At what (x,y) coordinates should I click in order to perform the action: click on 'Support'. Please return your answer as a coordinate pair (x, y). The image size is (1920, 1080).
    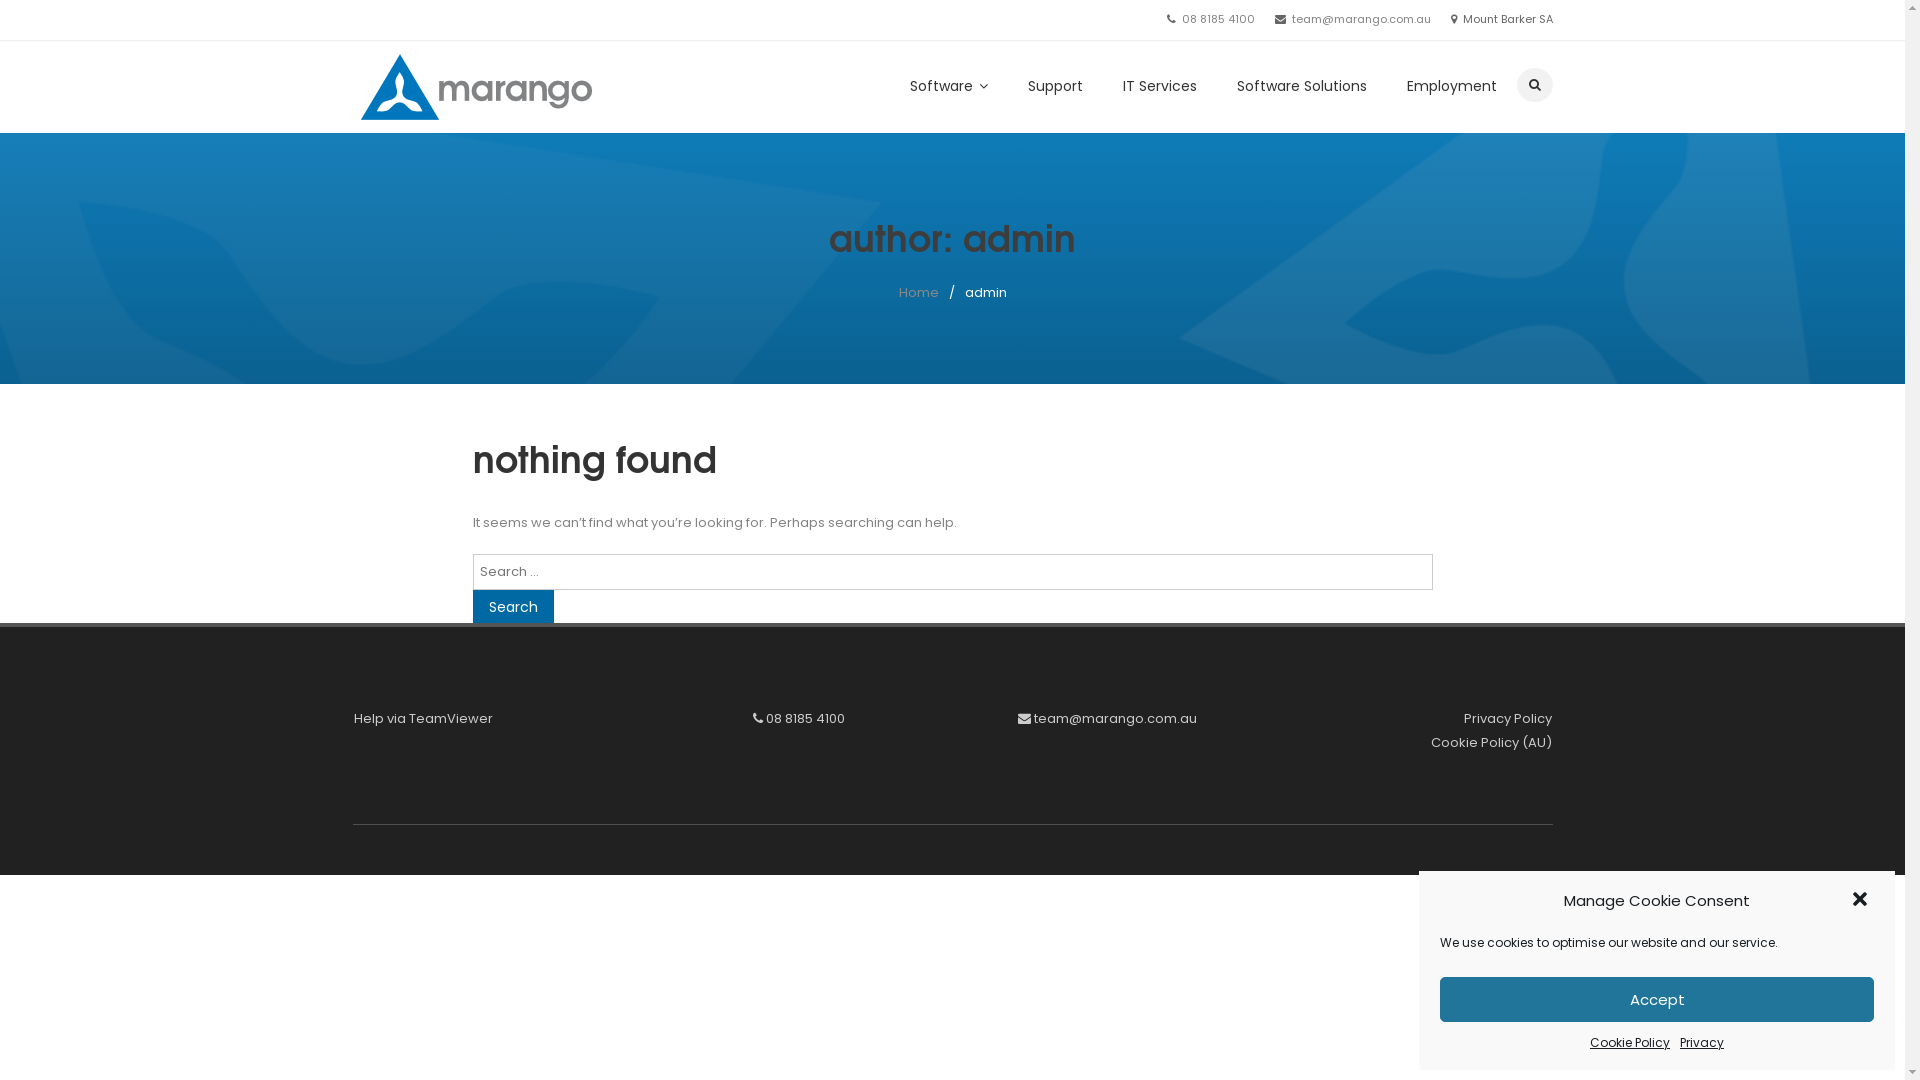
    Looking at the image, I should click on (1054, 84).